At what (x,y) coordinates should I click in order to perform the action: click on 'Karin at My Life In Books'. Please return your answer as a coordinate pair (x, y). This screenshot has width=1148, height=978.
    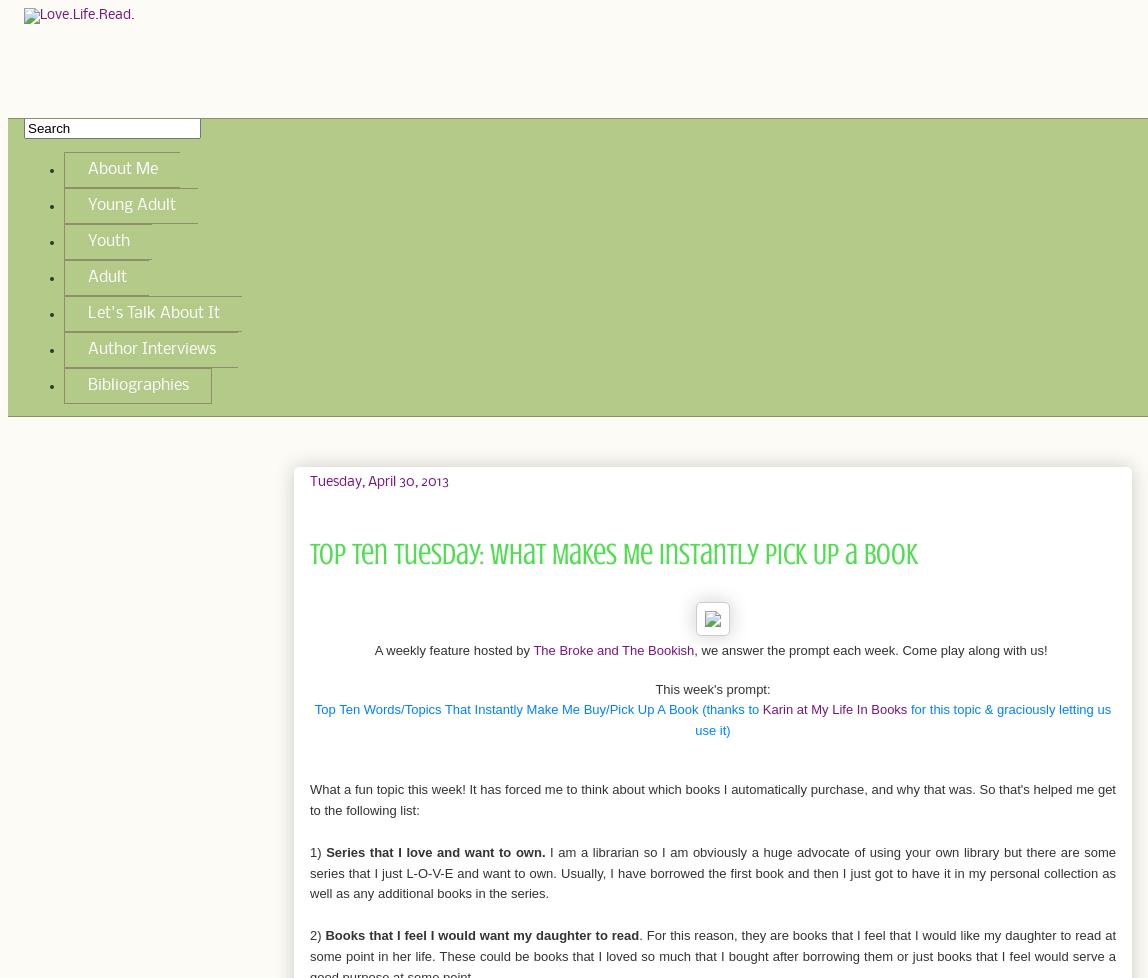
    Looking at the image, I should click on (834, 708).